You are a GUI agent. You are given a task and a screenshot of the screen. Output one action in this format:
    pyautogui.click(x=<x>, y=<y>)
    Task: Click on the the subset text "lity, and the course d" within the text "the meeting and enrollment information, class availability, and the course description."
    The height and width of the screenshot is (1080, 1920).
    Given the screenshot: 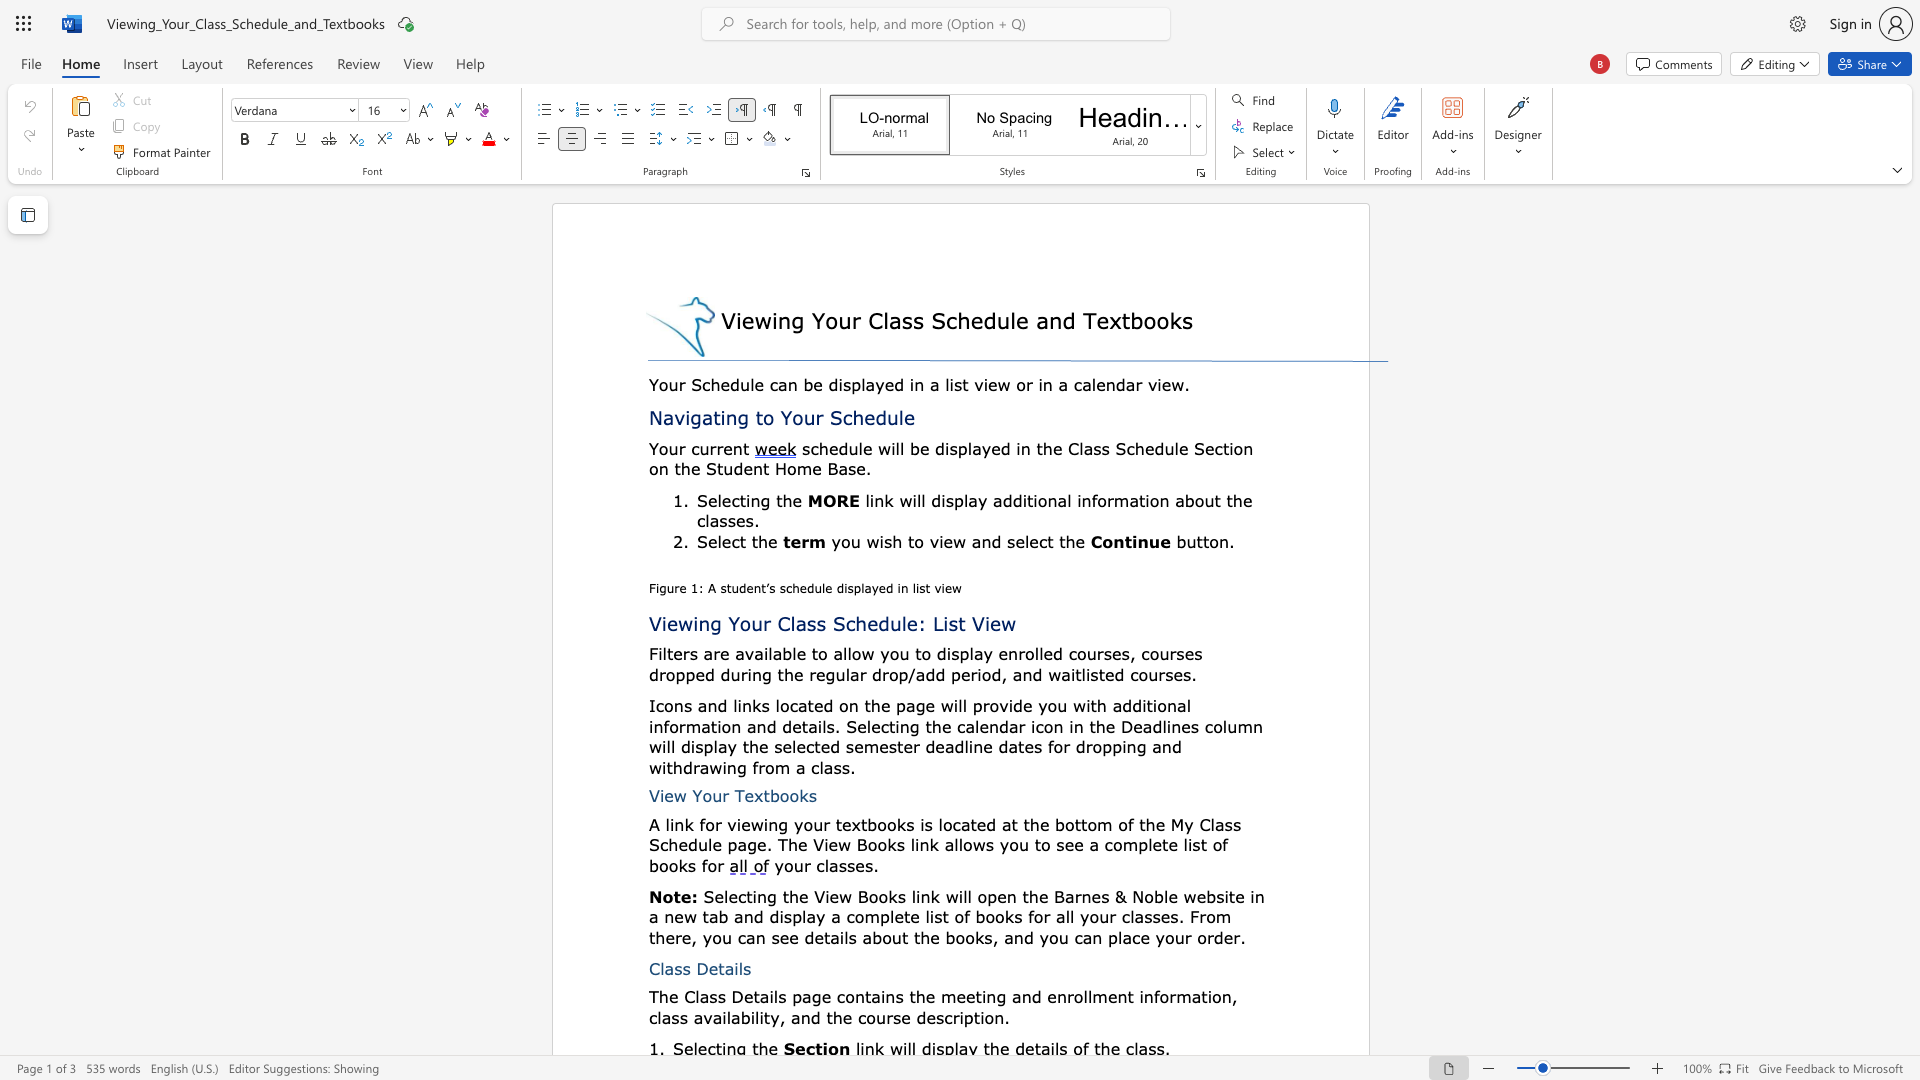 What is the action you would take?
    pyautogui.click(x=754, y=1017)
    